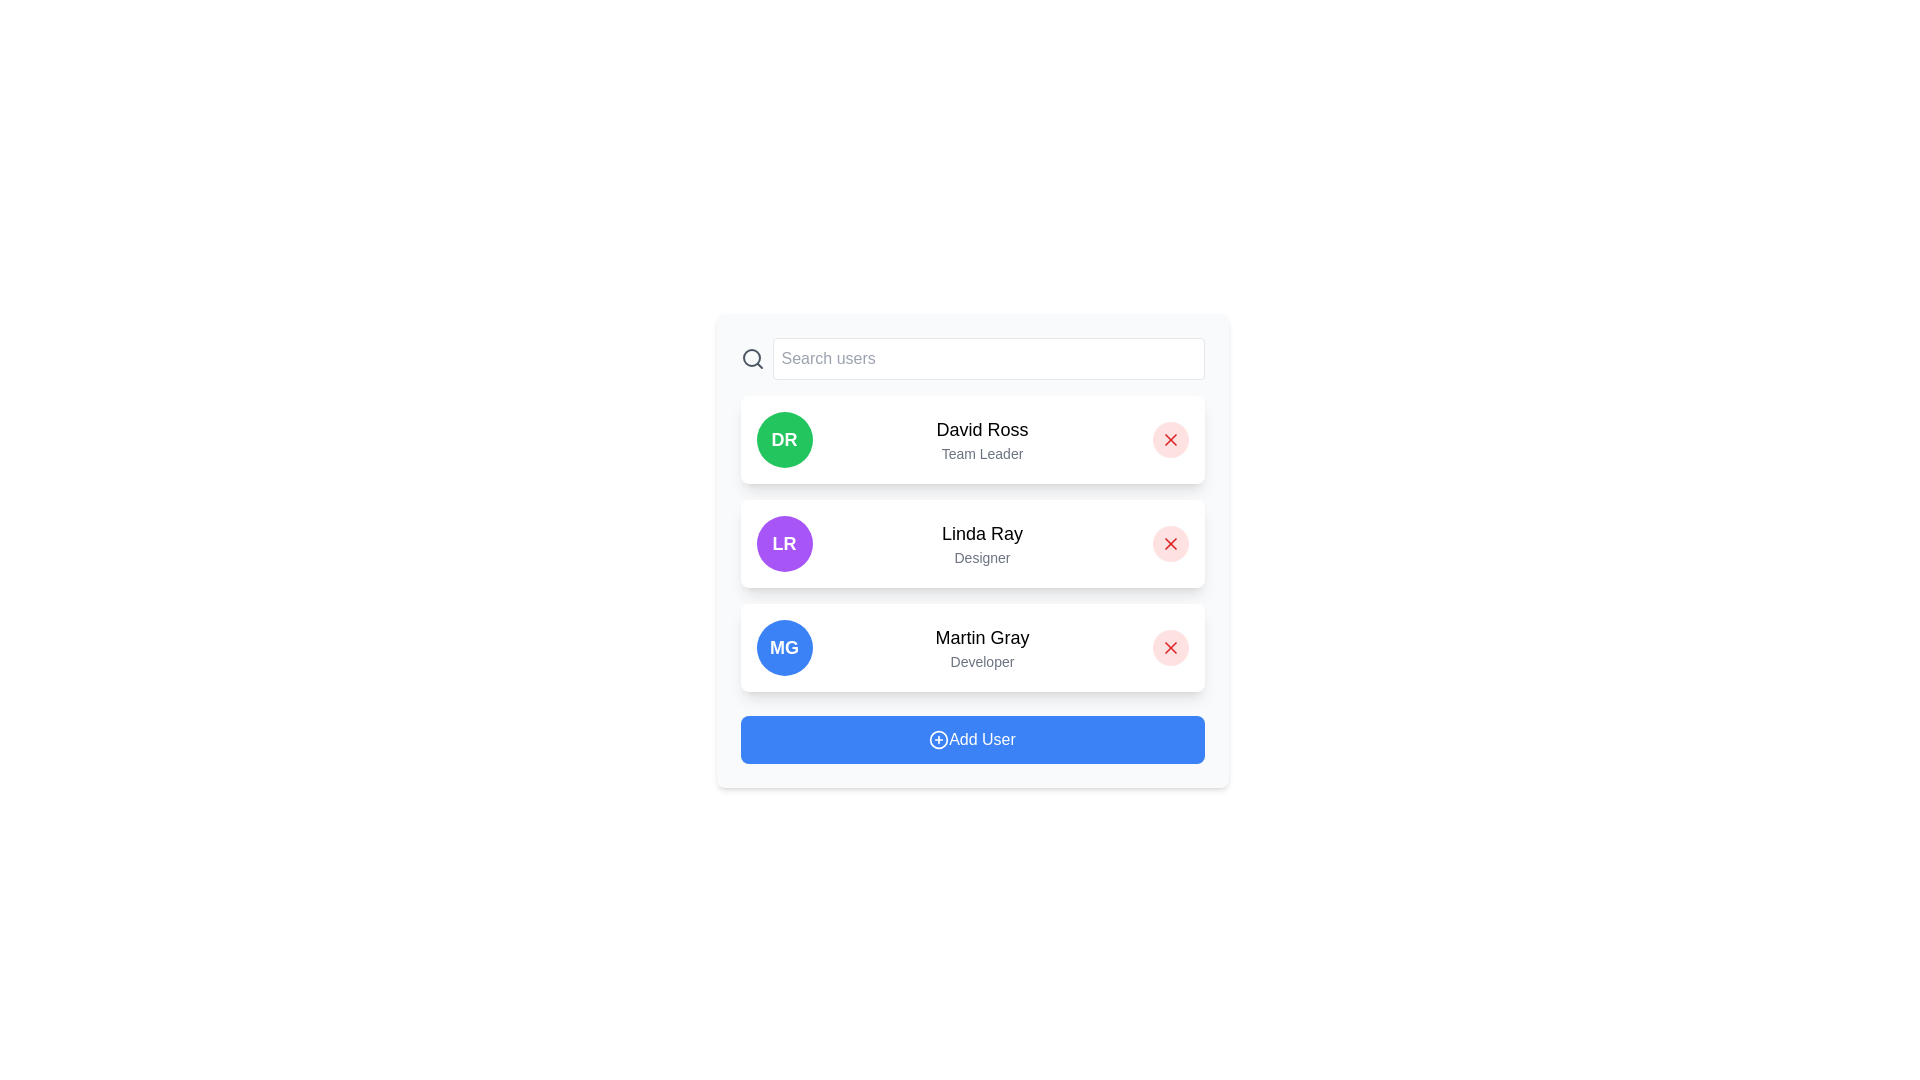  Describe the element at coordinates (938, 740) in the screenshot. I see `the Circle SVG graphic that is centered within the 'Add User' button located at the bottom of the interface` at that location.